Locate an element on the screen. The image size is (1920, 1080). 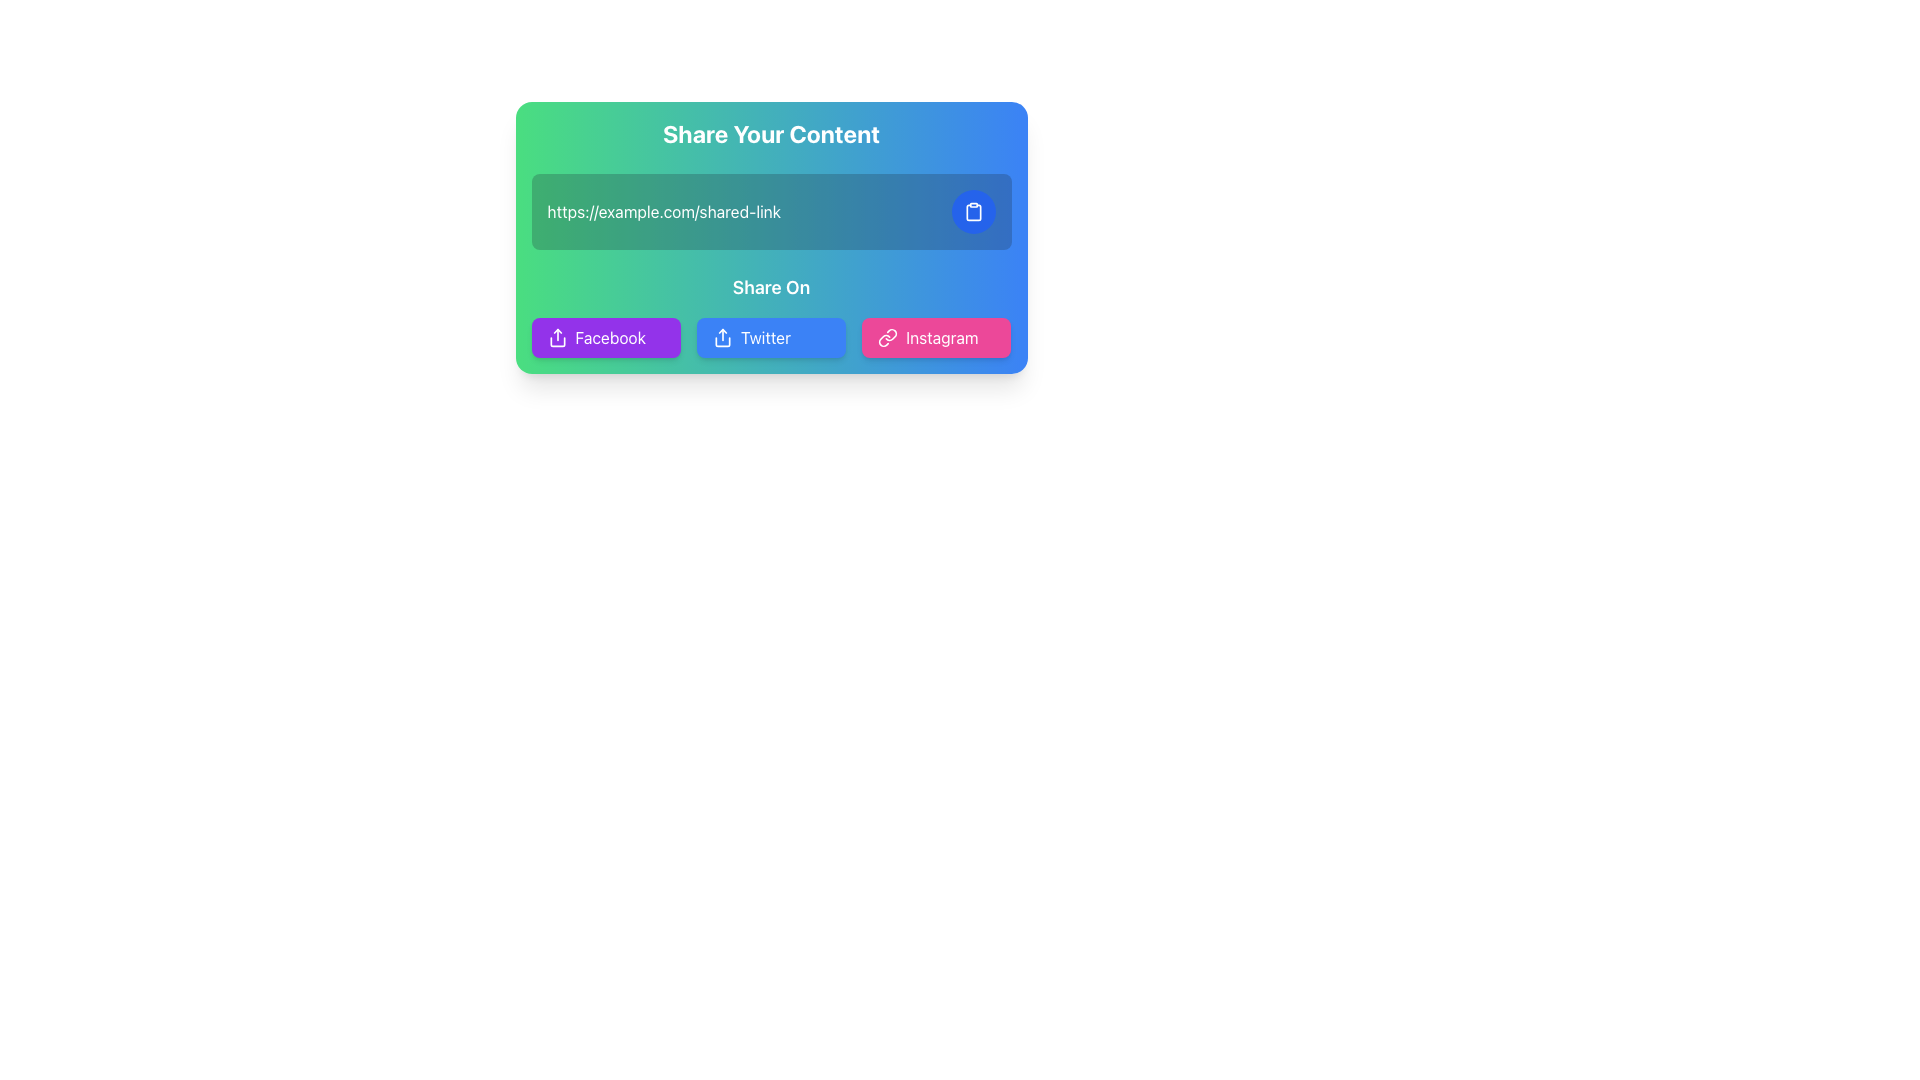
the clipboard icon button, which is styled in a flat design with a circular blue background and positioned in the top-right corner of a rectangular card is located at coordinates (973, 212).